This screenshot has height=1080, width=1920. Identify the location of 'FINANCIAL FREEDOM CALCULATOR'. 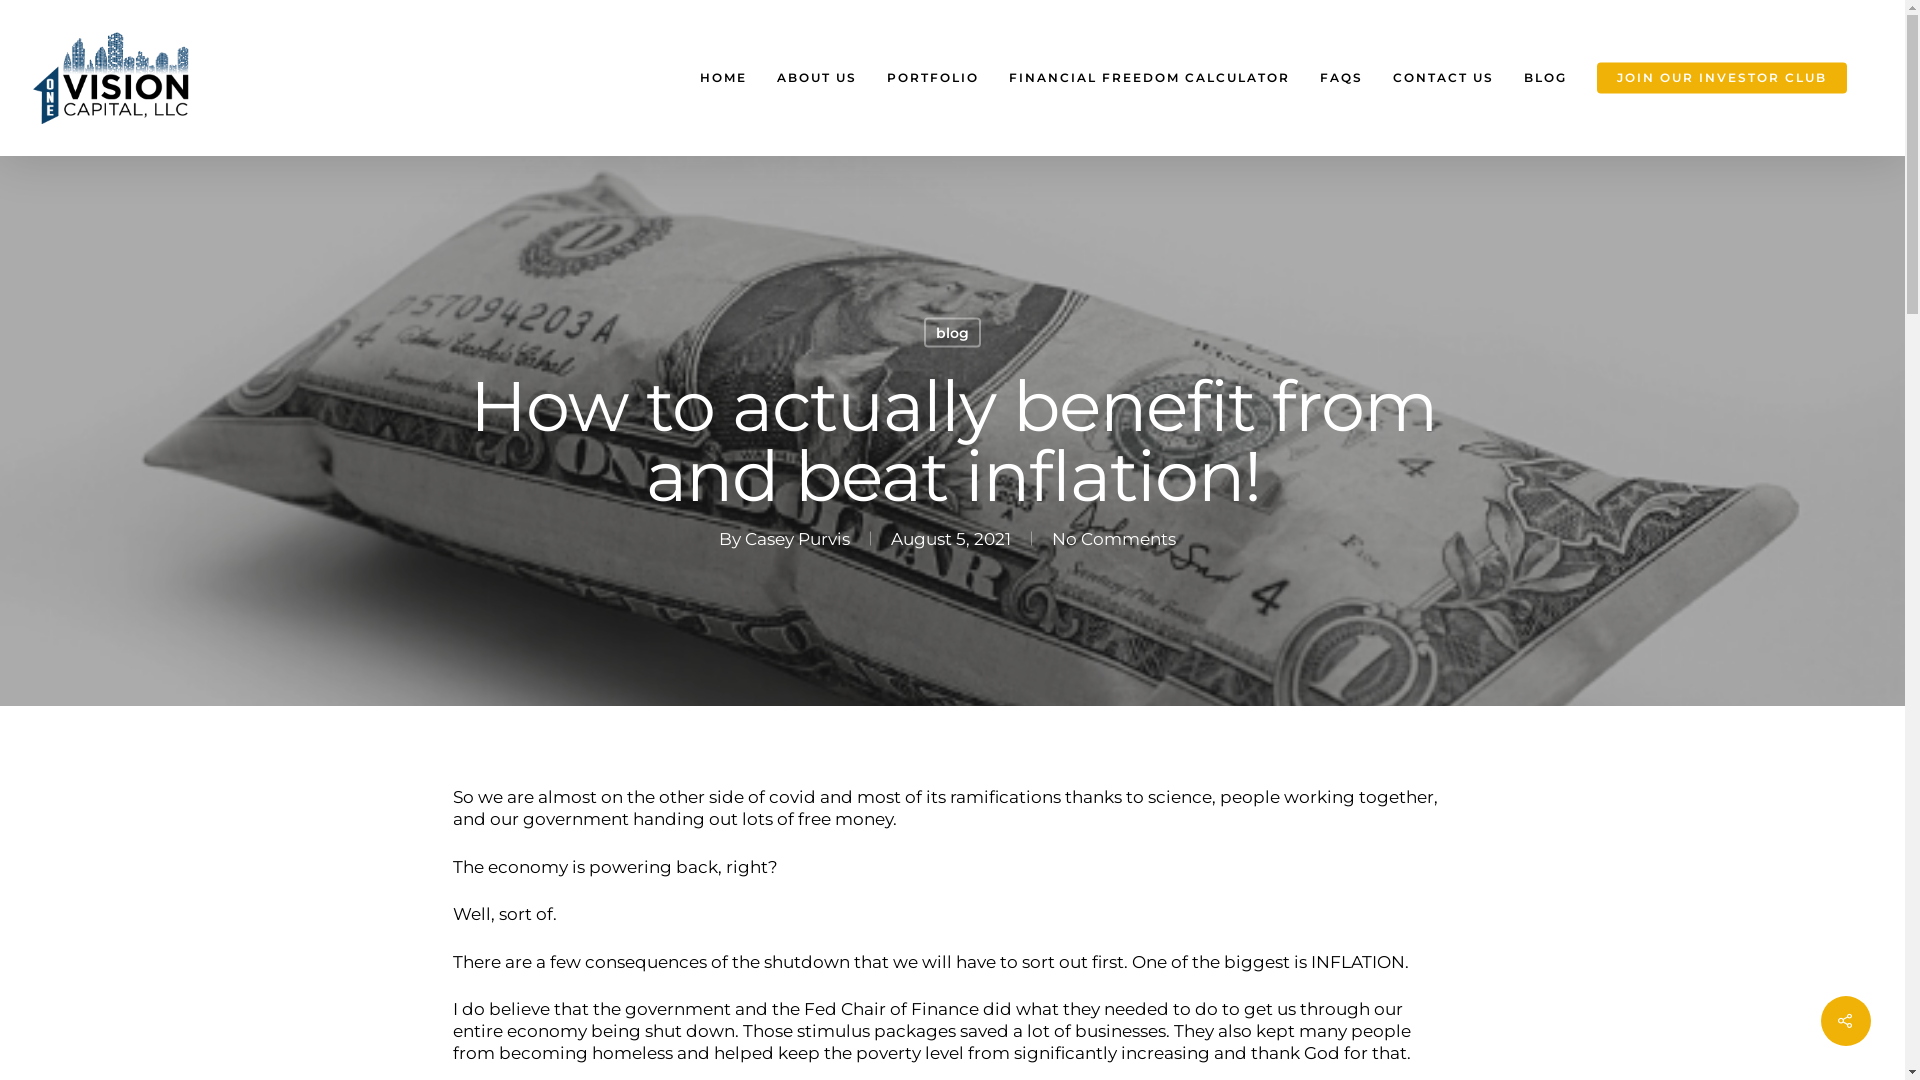
(993, 76).